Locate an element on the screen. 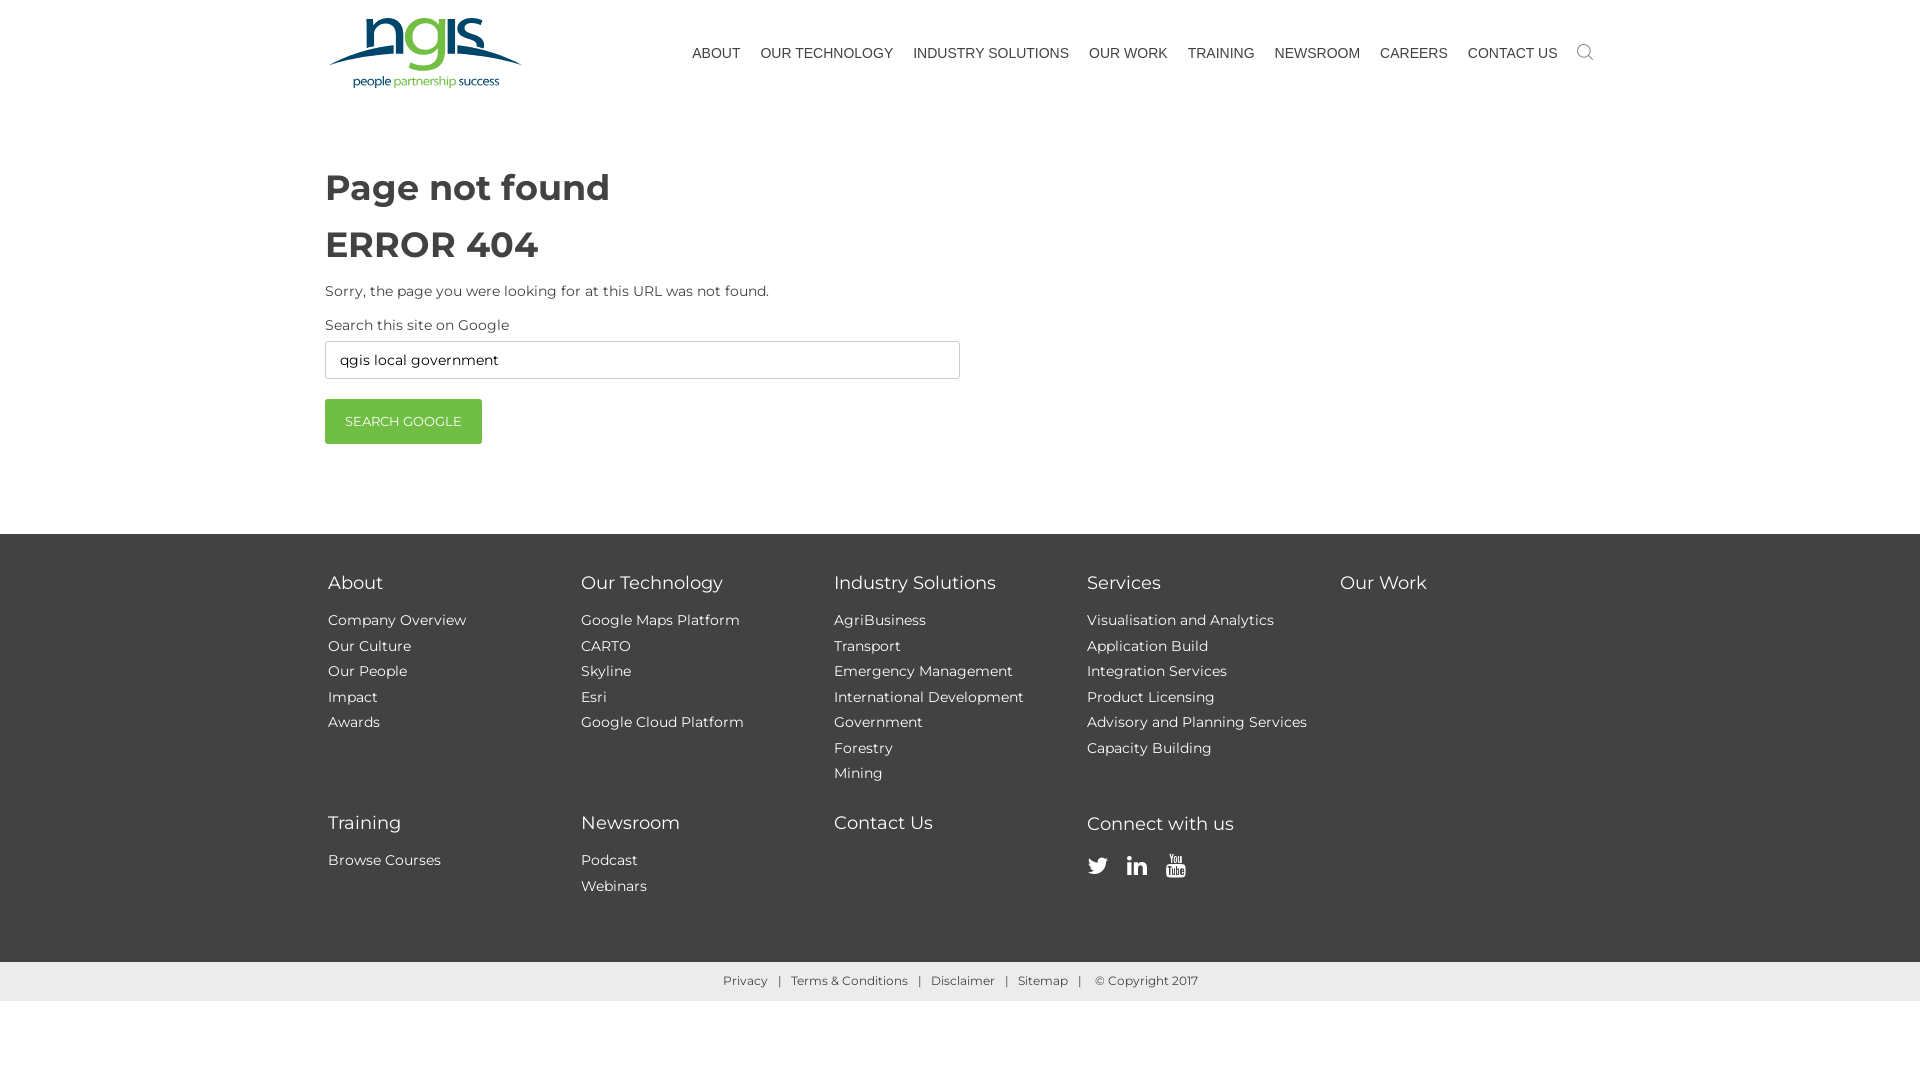 The height and width of the screenshot is (1080, 1920). 'Training' is located at coordinates (364, 822).